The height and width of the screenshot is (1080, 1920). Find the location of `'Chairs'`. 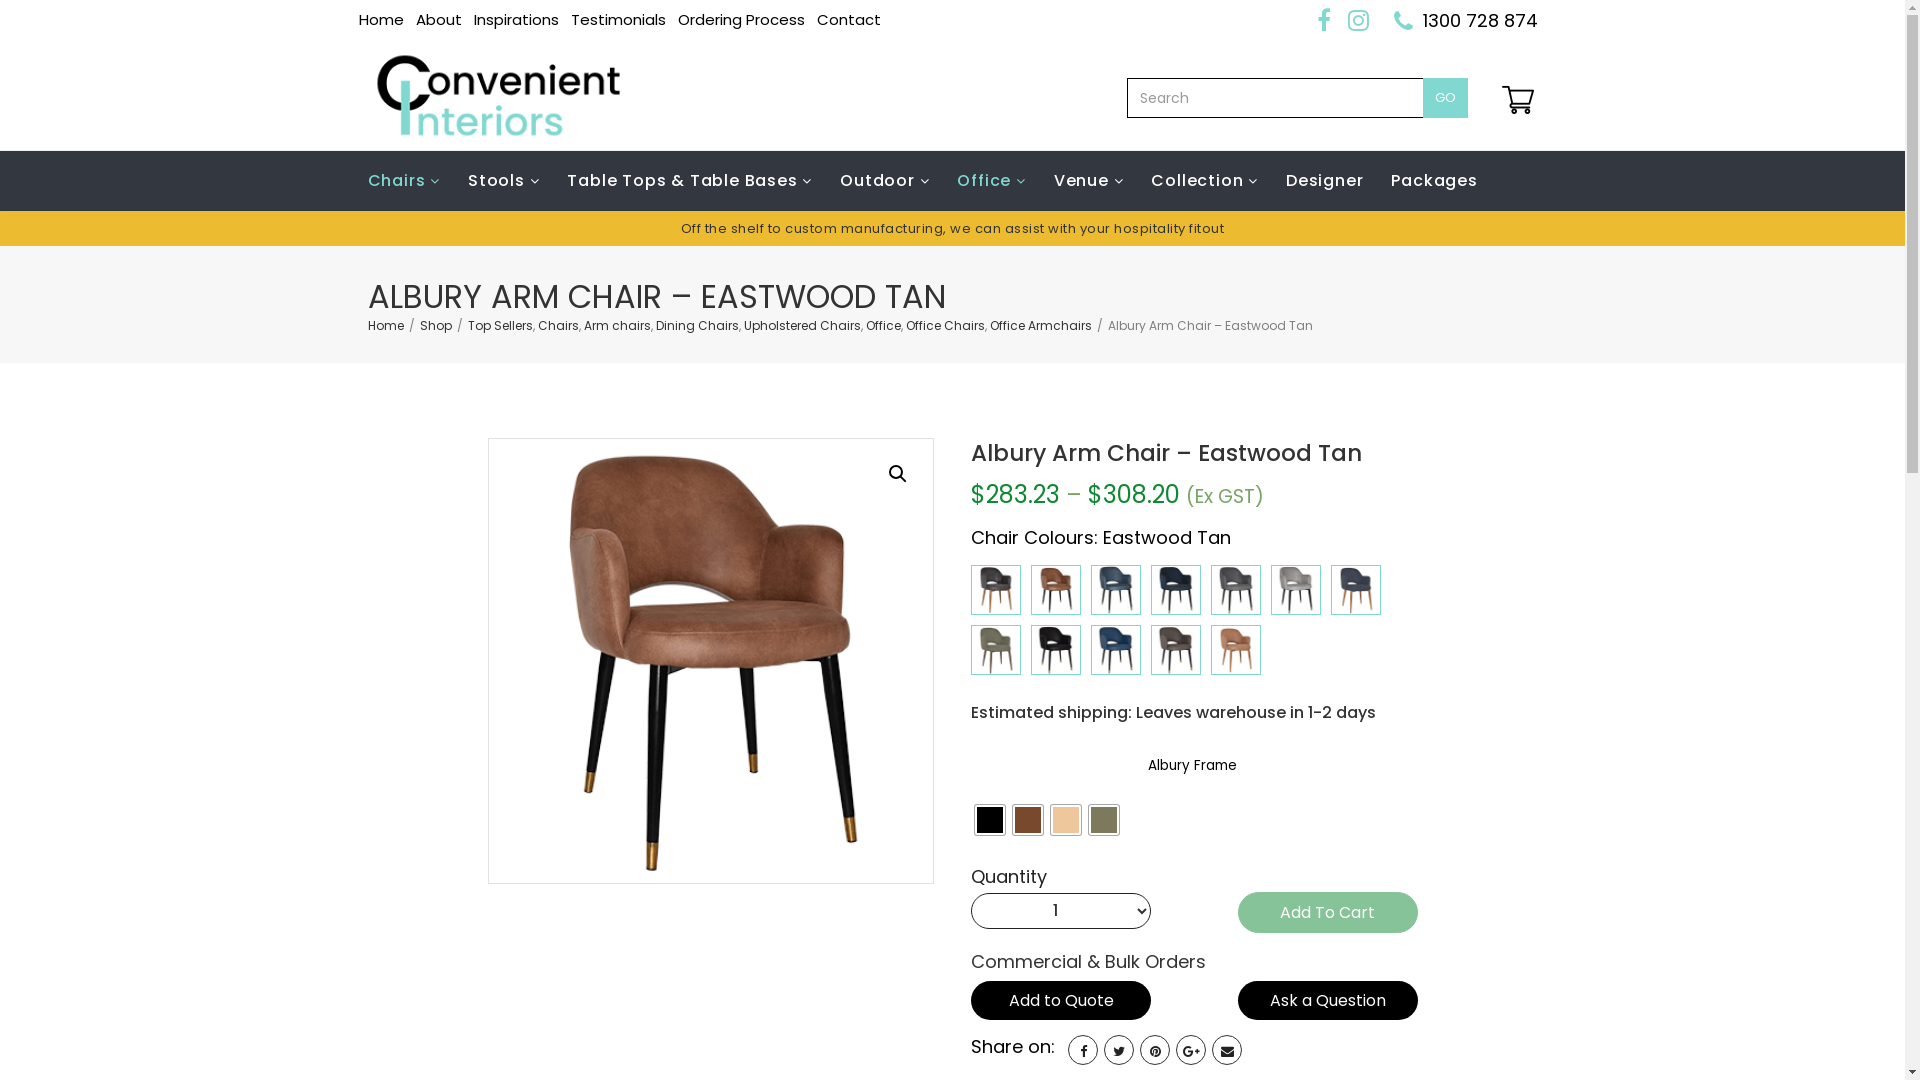

'Chairs' is located at coordinates (558, 324).